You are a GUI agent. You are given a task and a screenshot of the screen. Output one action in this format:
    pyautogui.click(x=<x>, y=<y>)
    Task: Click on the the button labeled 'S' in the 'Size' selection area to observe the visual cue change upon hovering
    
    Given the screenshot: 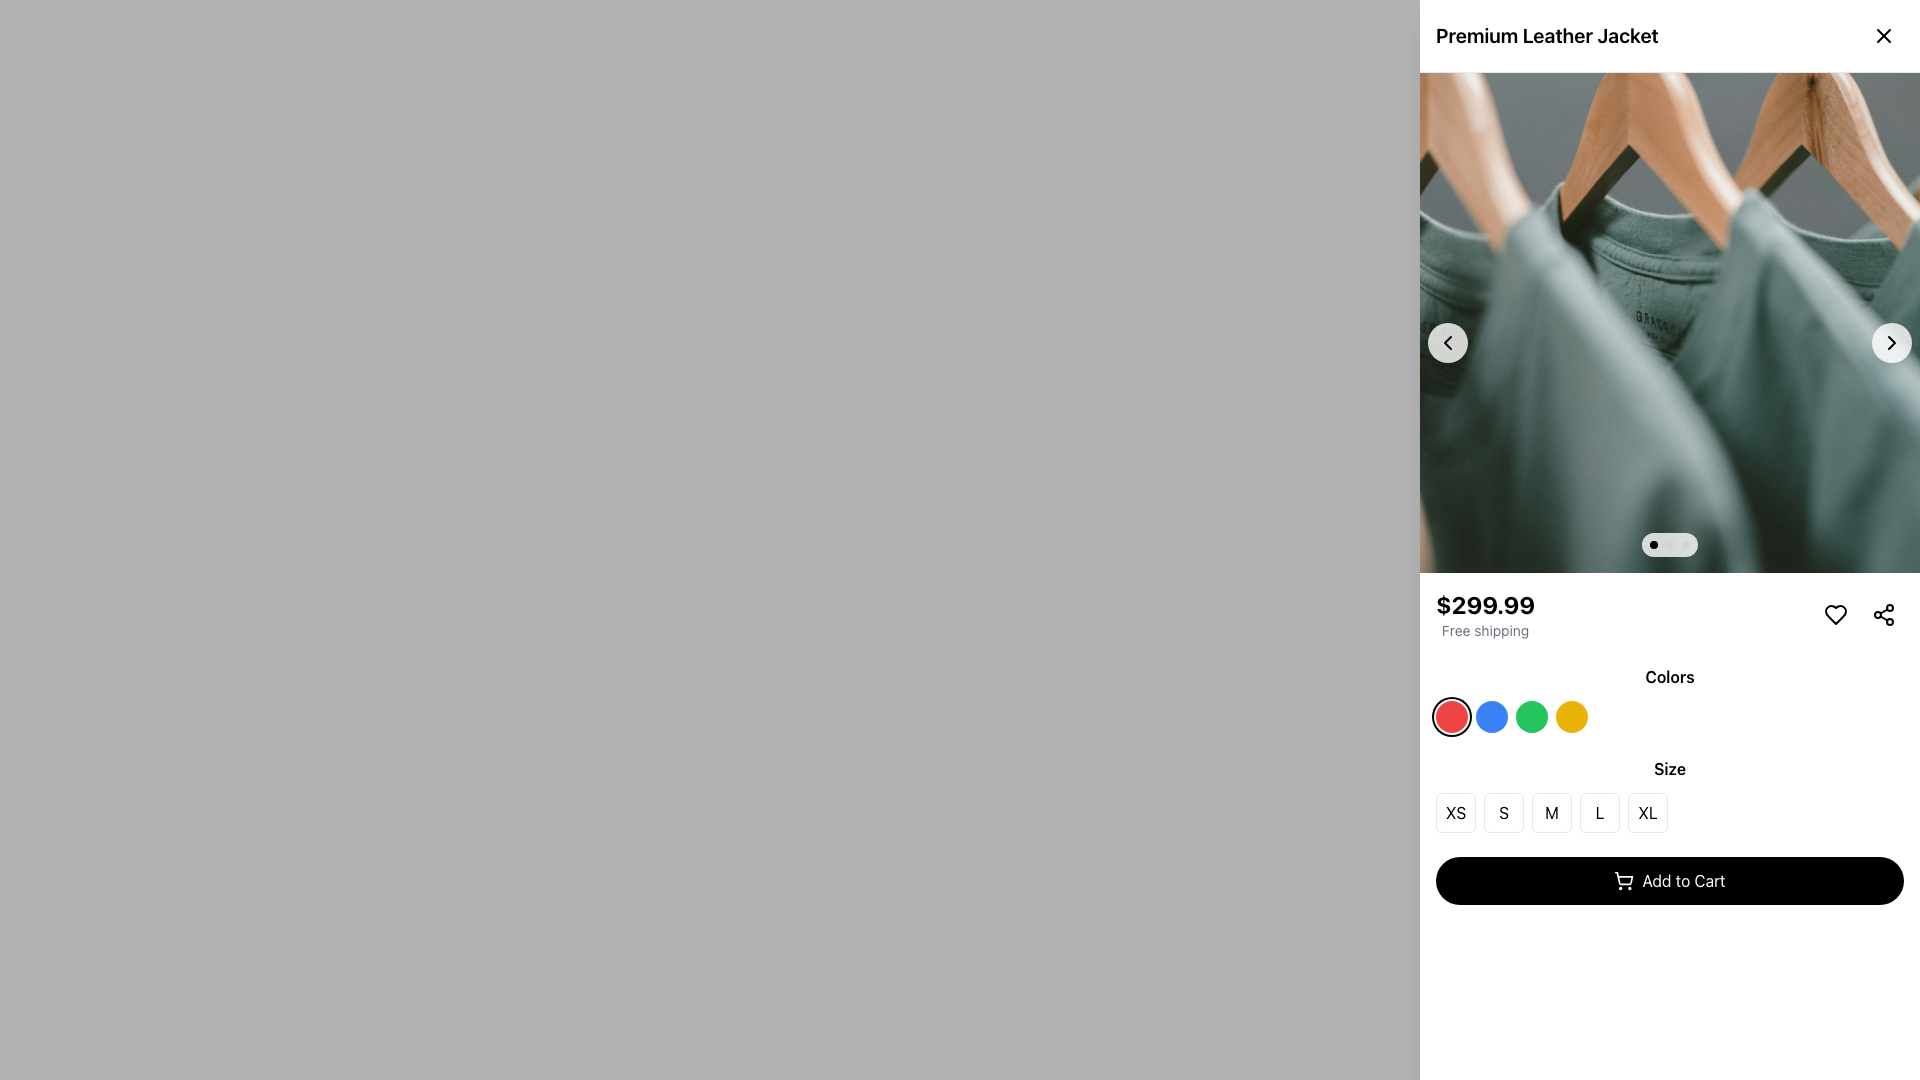 What is the action you would take?
    pyautogui.click(x=1503, y=813)
    